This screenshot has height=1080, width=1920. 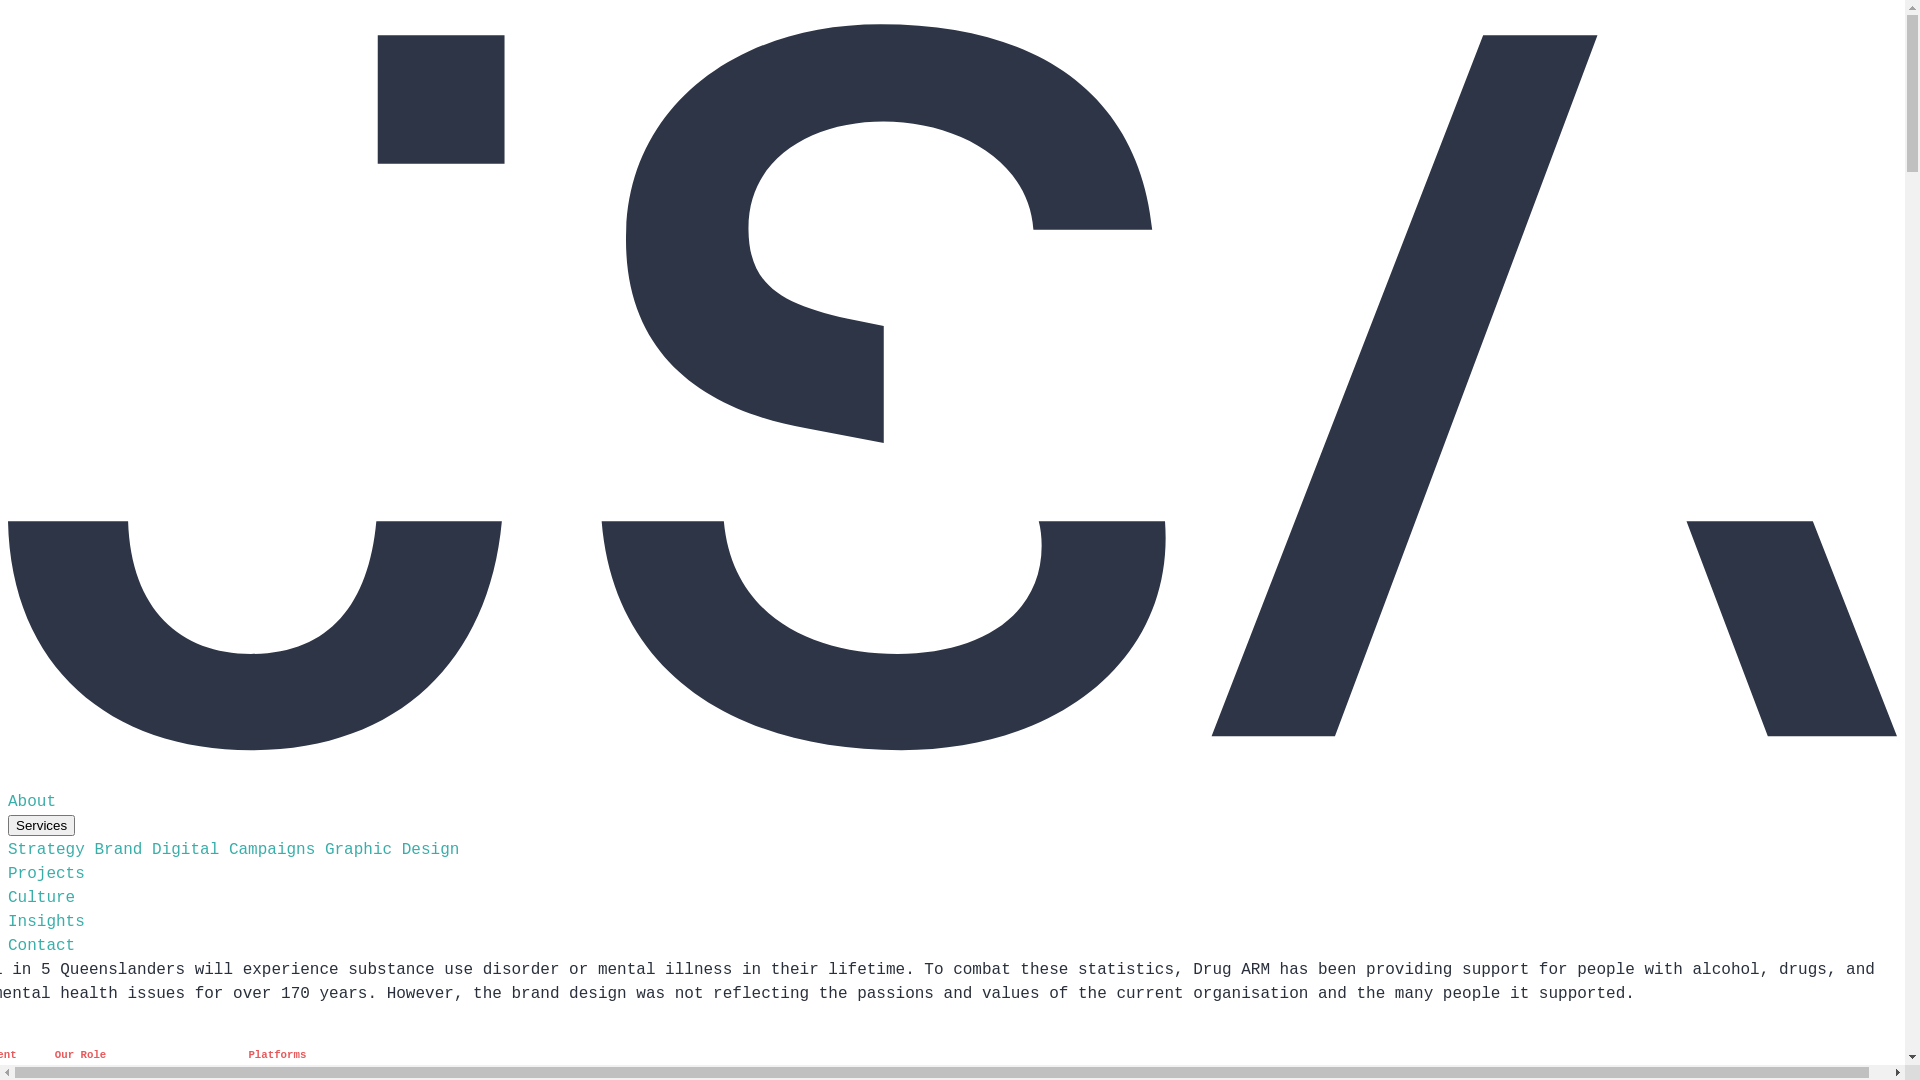 I want to click on 'Brand', so click(x=93, y=849).